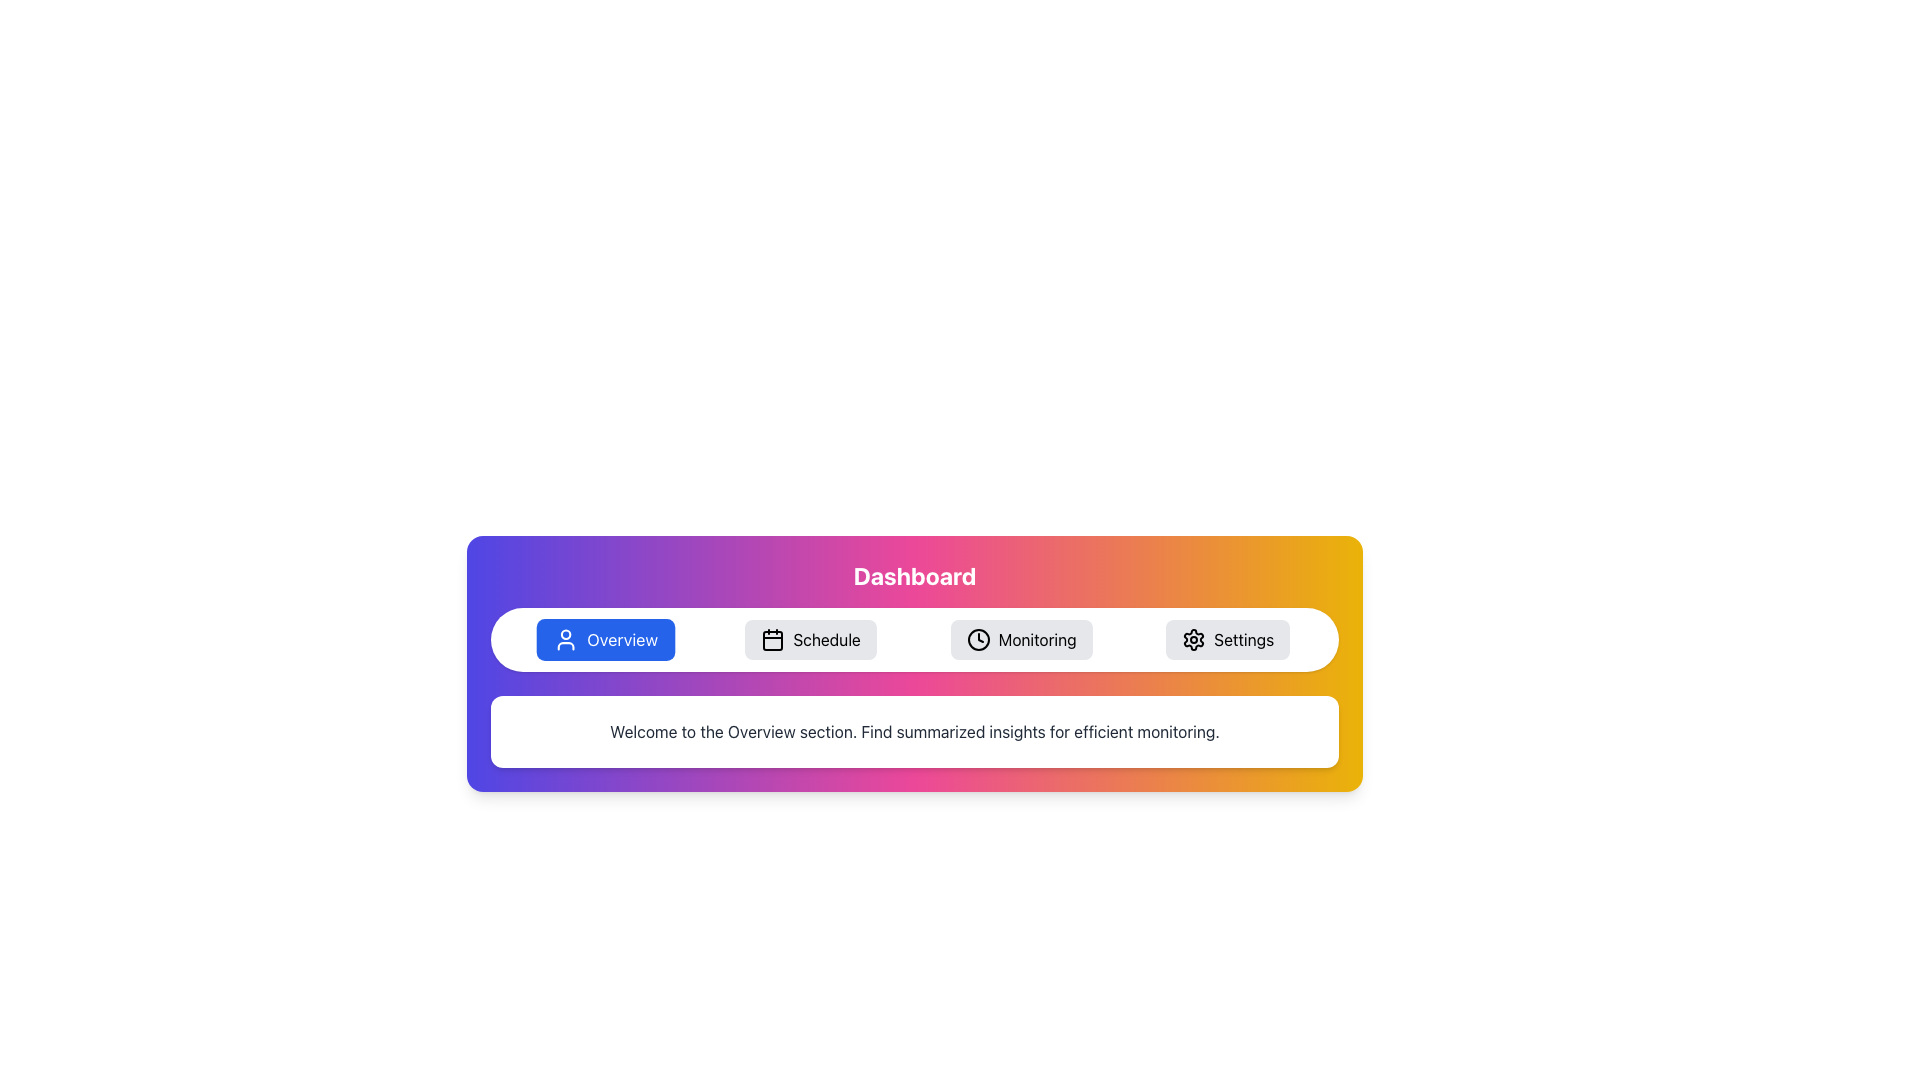 The width and height of the screenshot is (1920, 1080). I want to click on the navigation button located on the leftmost side of the horizontal row beneath the 'Dashboard' section header, so click(604, 640).